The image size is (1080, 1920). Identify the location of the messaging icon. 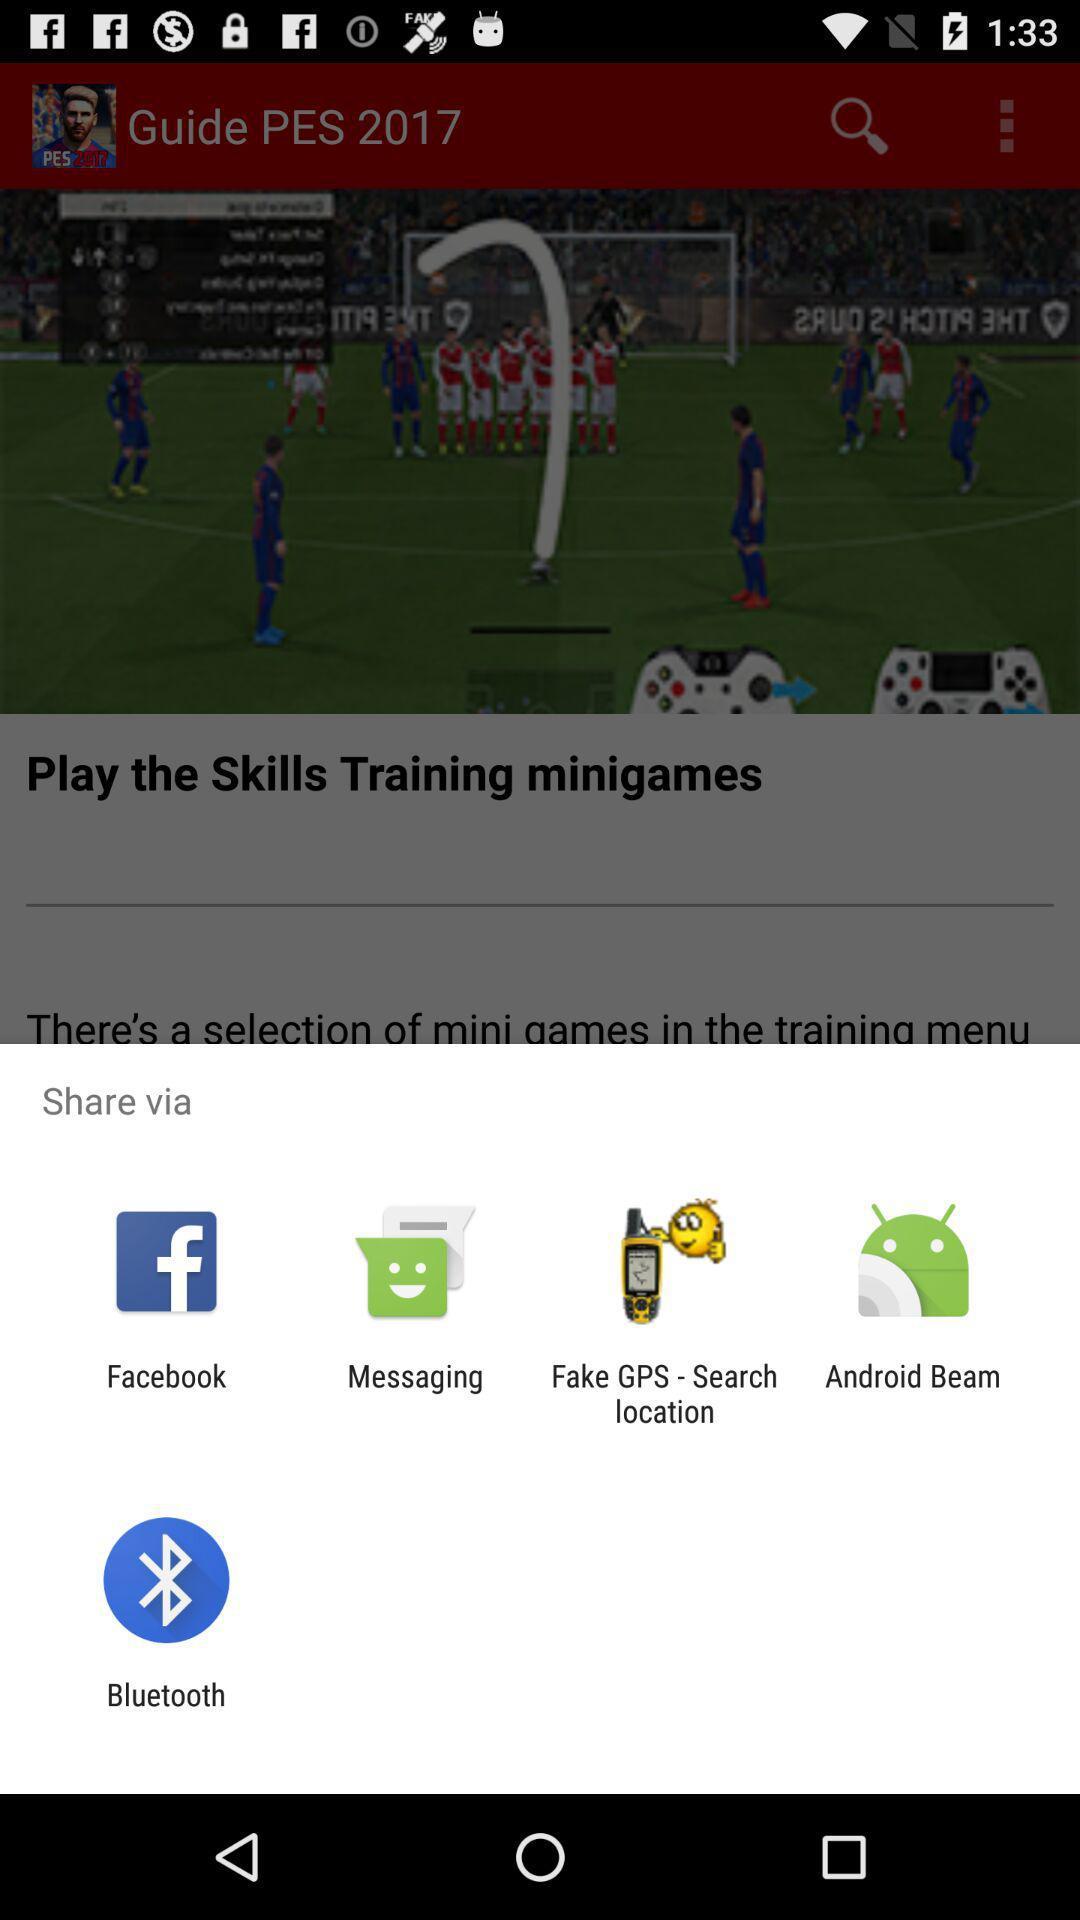
(414, 1392).